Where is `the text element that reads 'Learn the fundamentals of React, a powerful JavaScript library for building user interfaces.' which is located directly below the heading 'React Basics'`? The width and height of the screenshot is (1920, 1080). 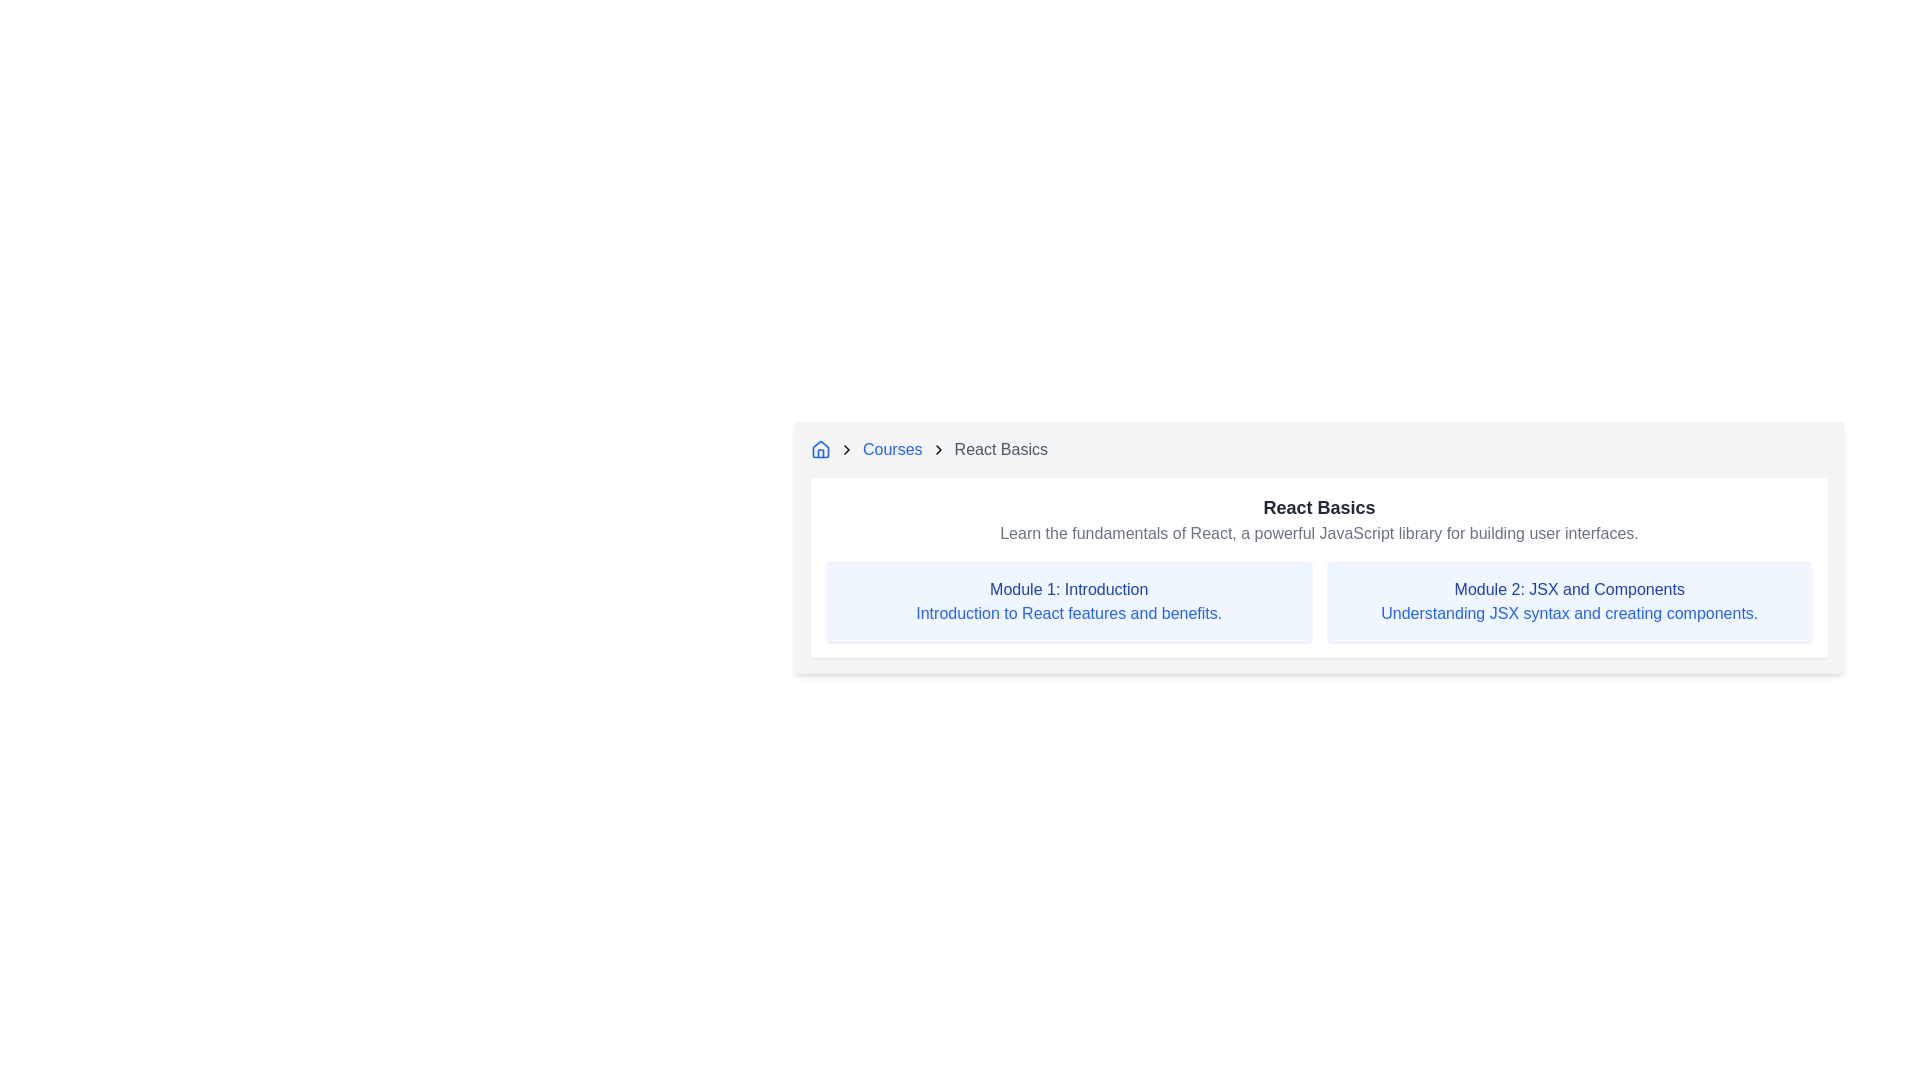 the text element that reads 'Learn the fundamentals of React, a powerful JavaScript library for building user interfaces.' which is located directly below the heading 'React Basics' is located at coordinates (1319, 532).